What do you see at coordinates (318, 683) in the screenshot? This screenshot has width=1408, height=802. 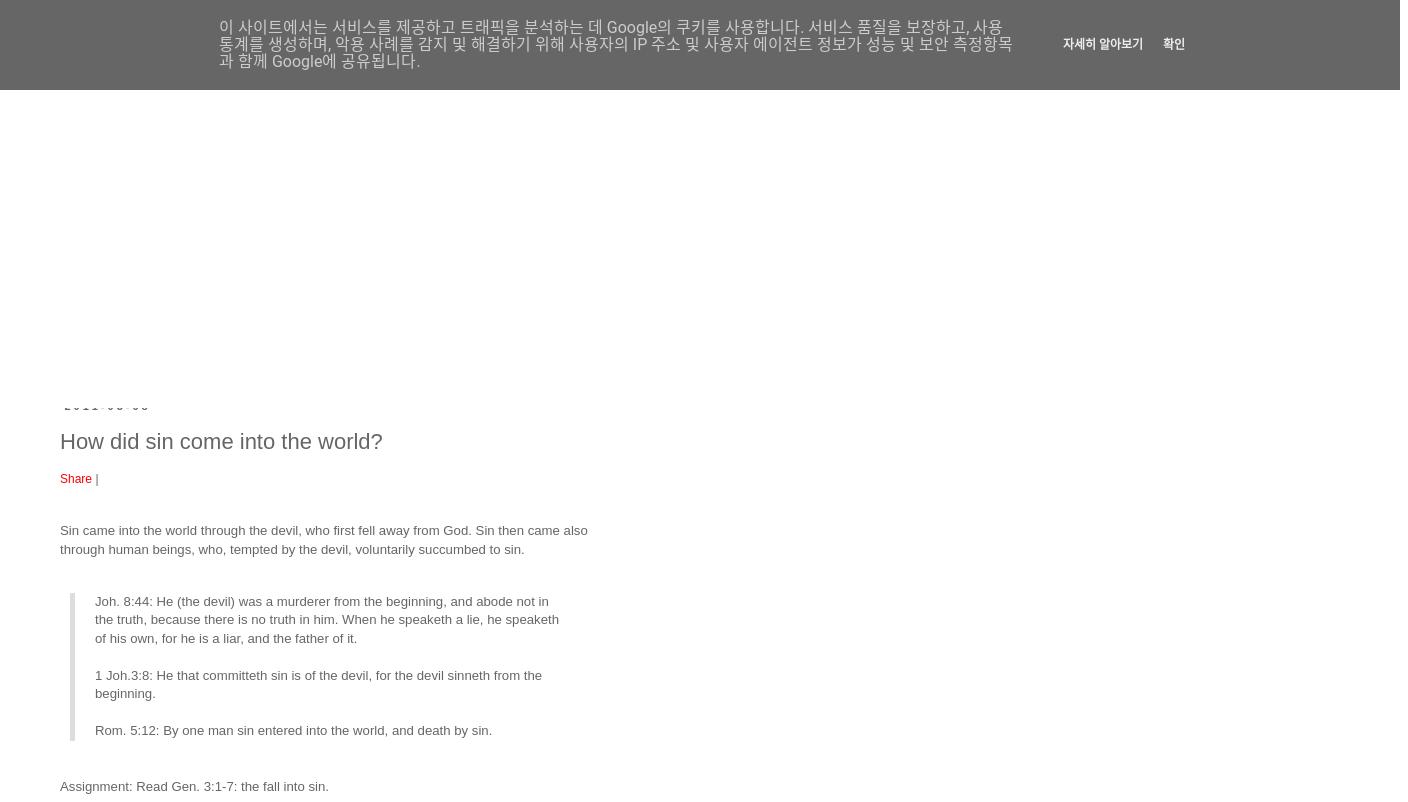 I see `'1 Joh.3:8: He that committeth sin is of the devil, for the devil sinneth from the beginning.'` at bounding box center [318, 683].